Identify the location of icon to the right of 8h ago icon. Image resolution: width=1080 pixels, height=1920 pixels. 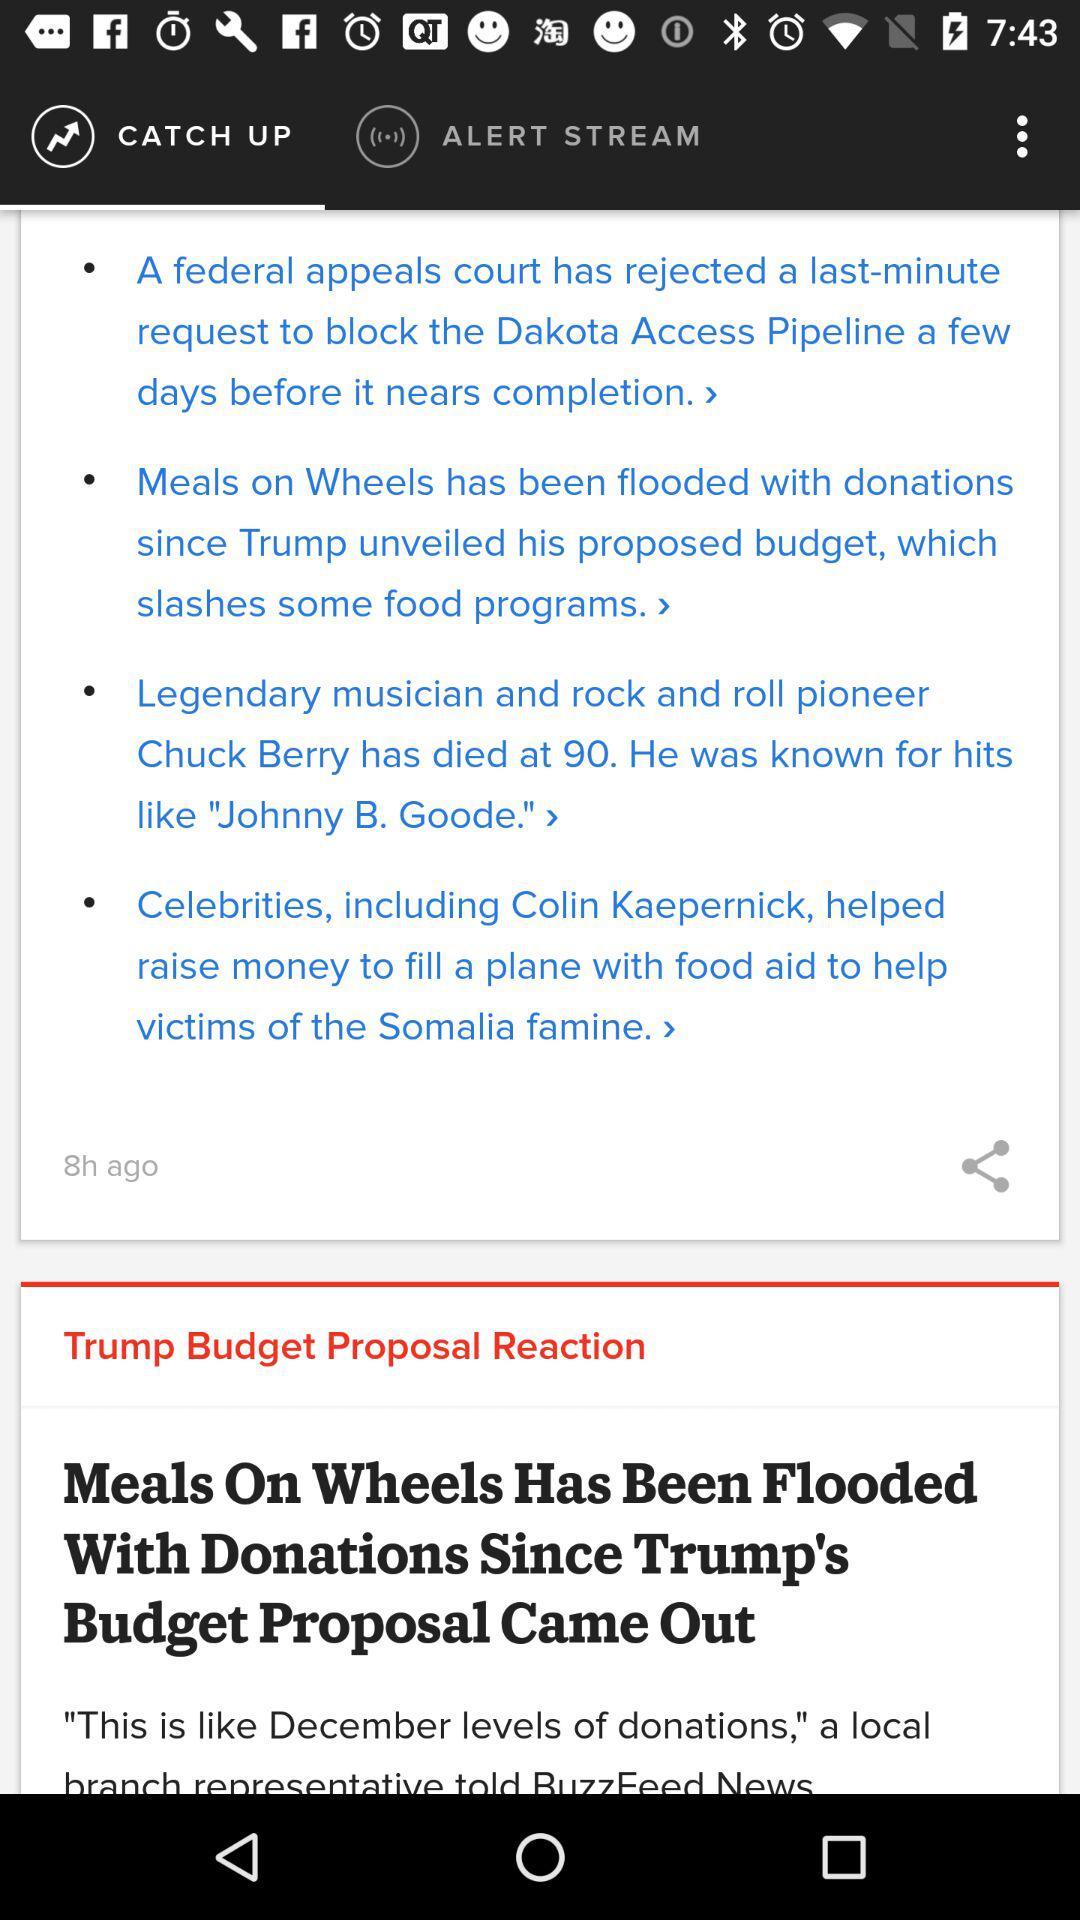
(984, 1166).